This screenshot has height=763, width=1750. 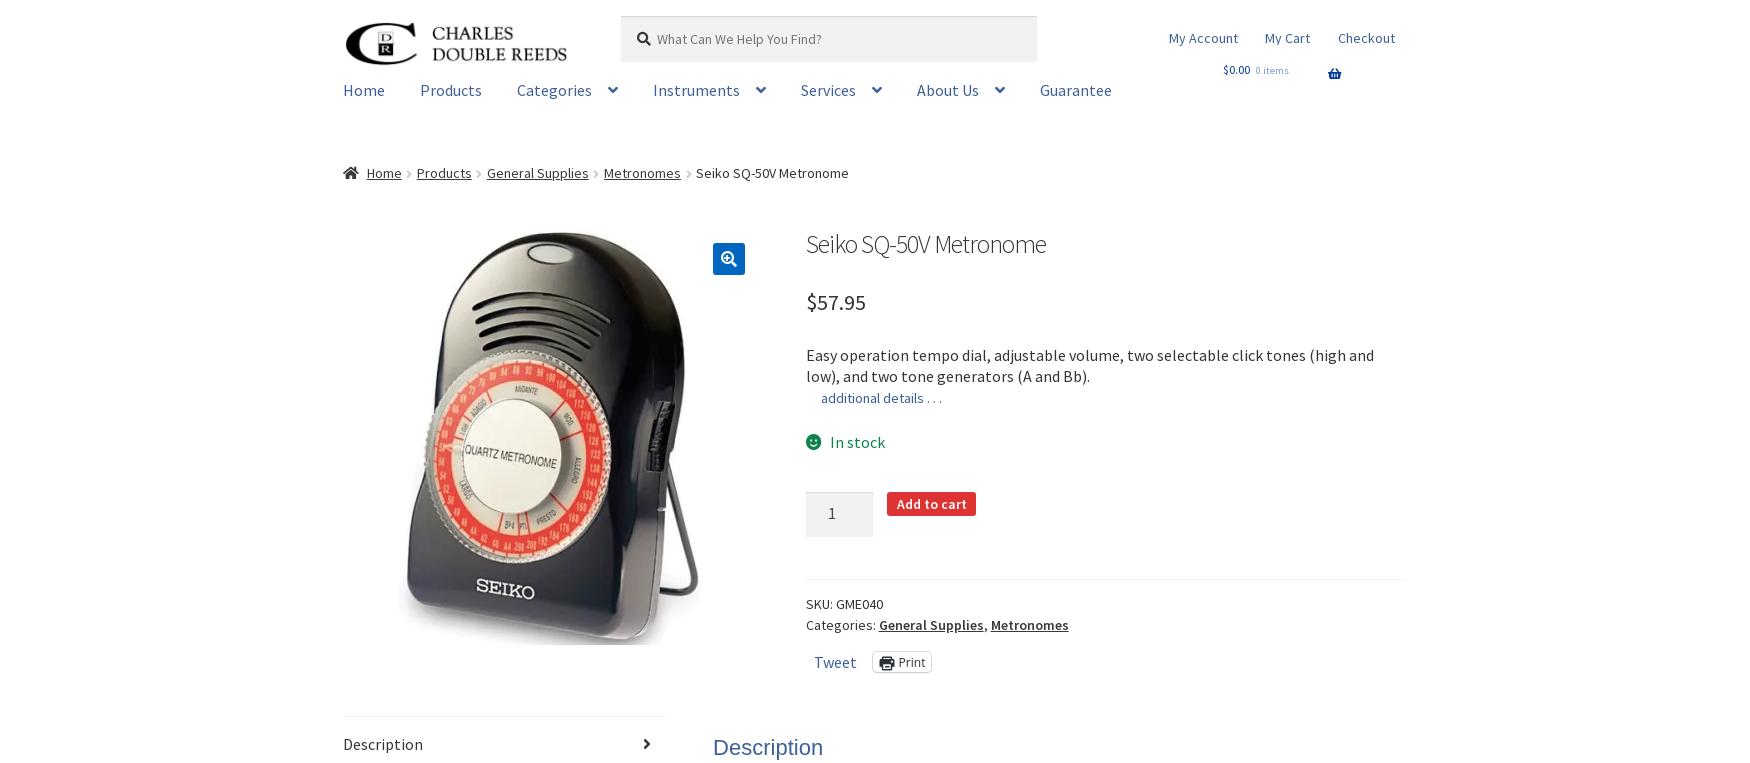 What do you see at coordinates (896, 660) in the screenshot?
I see `'Print'` at bounding box center [896, 660].